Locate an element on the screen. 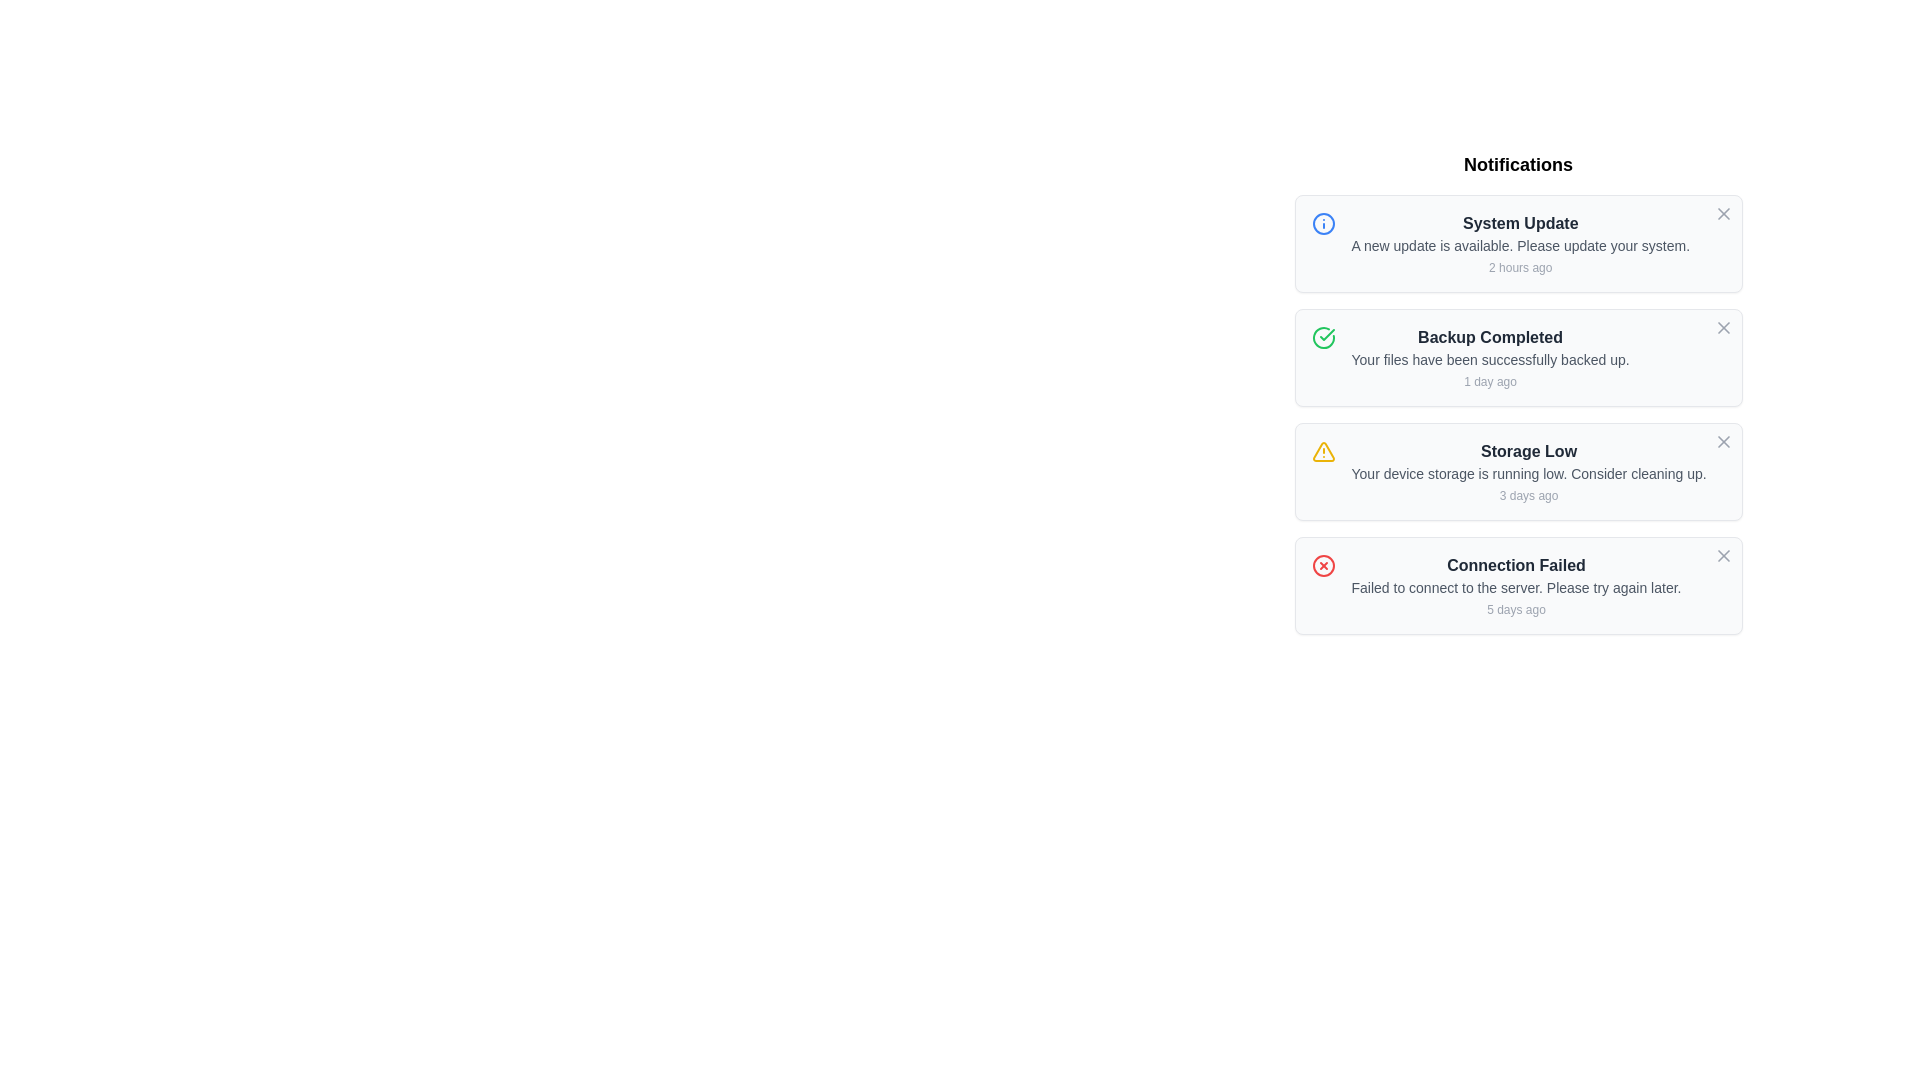 The height and width of the screenshot is (1080, 1920). the 'Storage Low' notification card, which contains the message 'Your device storage is running low. Consider cleaning up.' and is the third card in the notification list is located at coordinates (1528, 471).